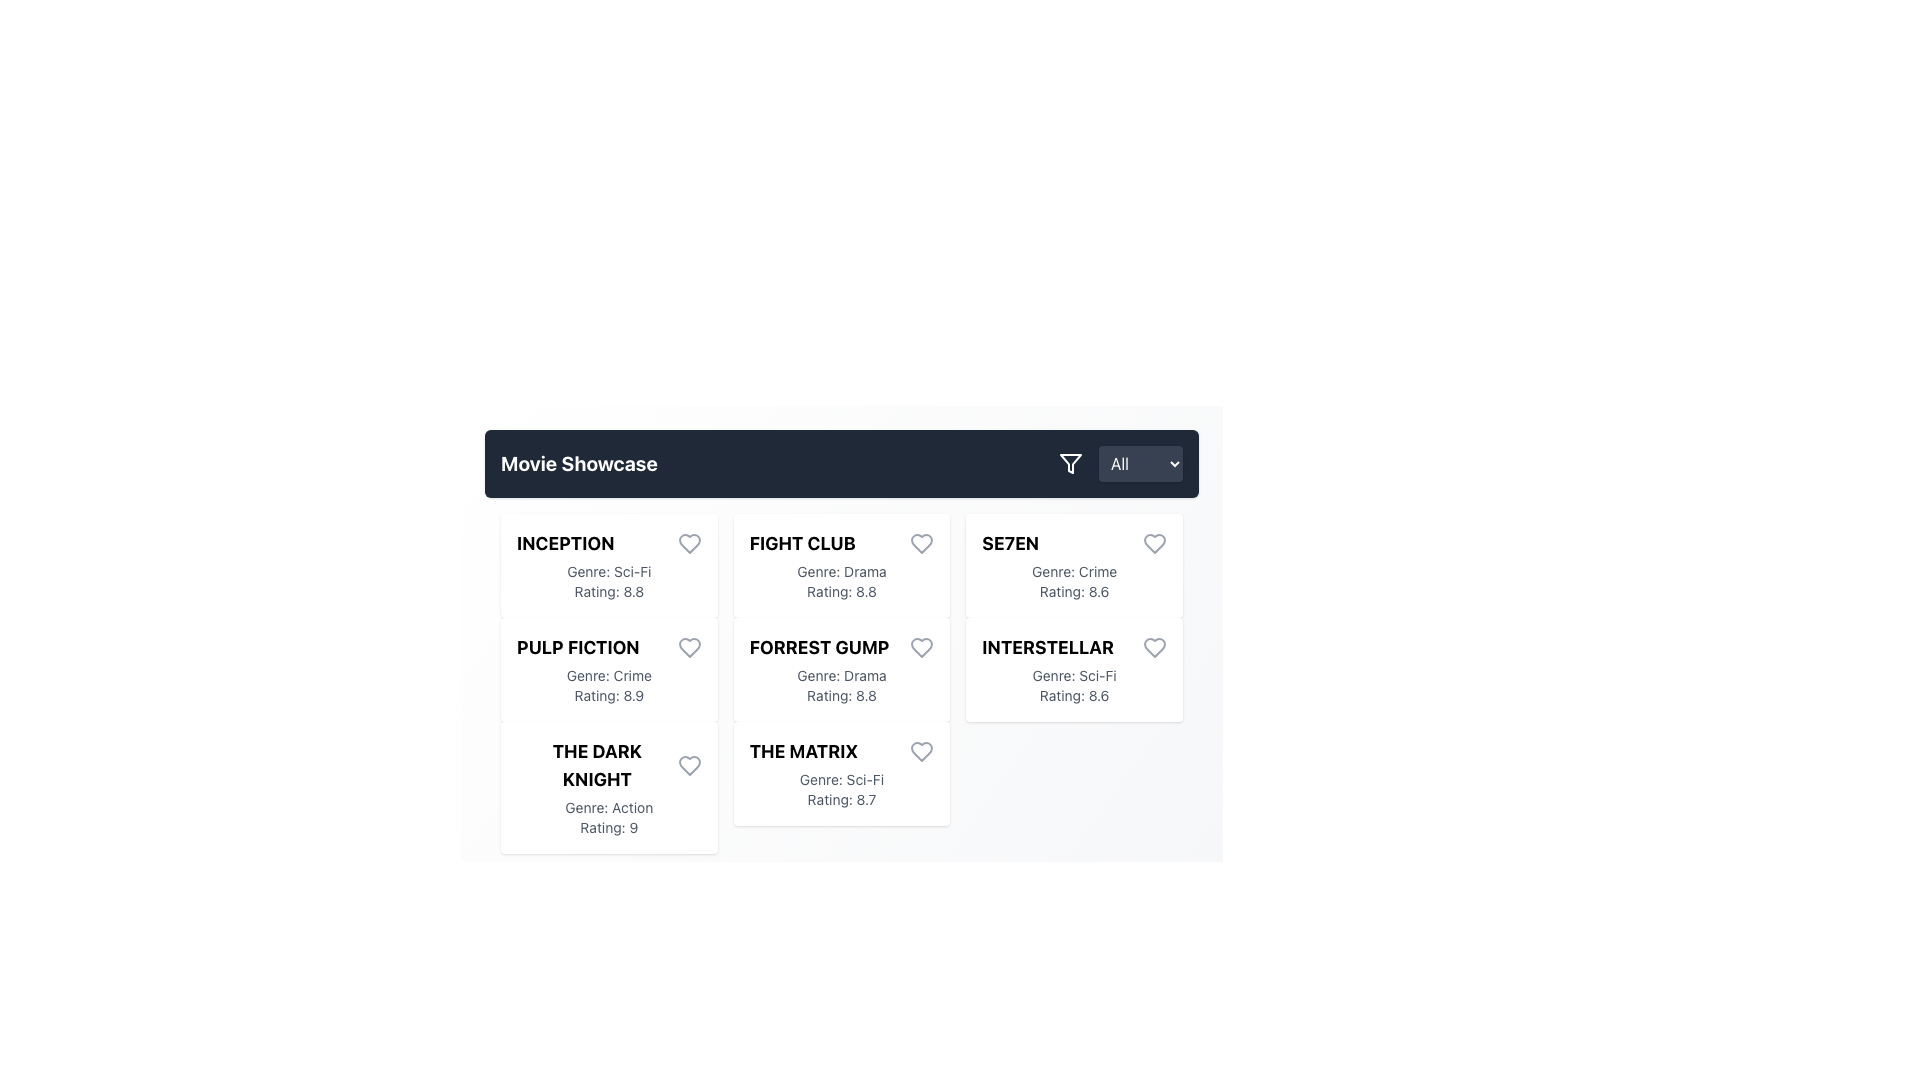 The image size is (1920, 1080). Describe the element at coordinates (577, 648) in the screenshot. I see `the bold uppercase text label reading 'Pulp Fiction' located in the second row, first column of the grid layout` at that location.